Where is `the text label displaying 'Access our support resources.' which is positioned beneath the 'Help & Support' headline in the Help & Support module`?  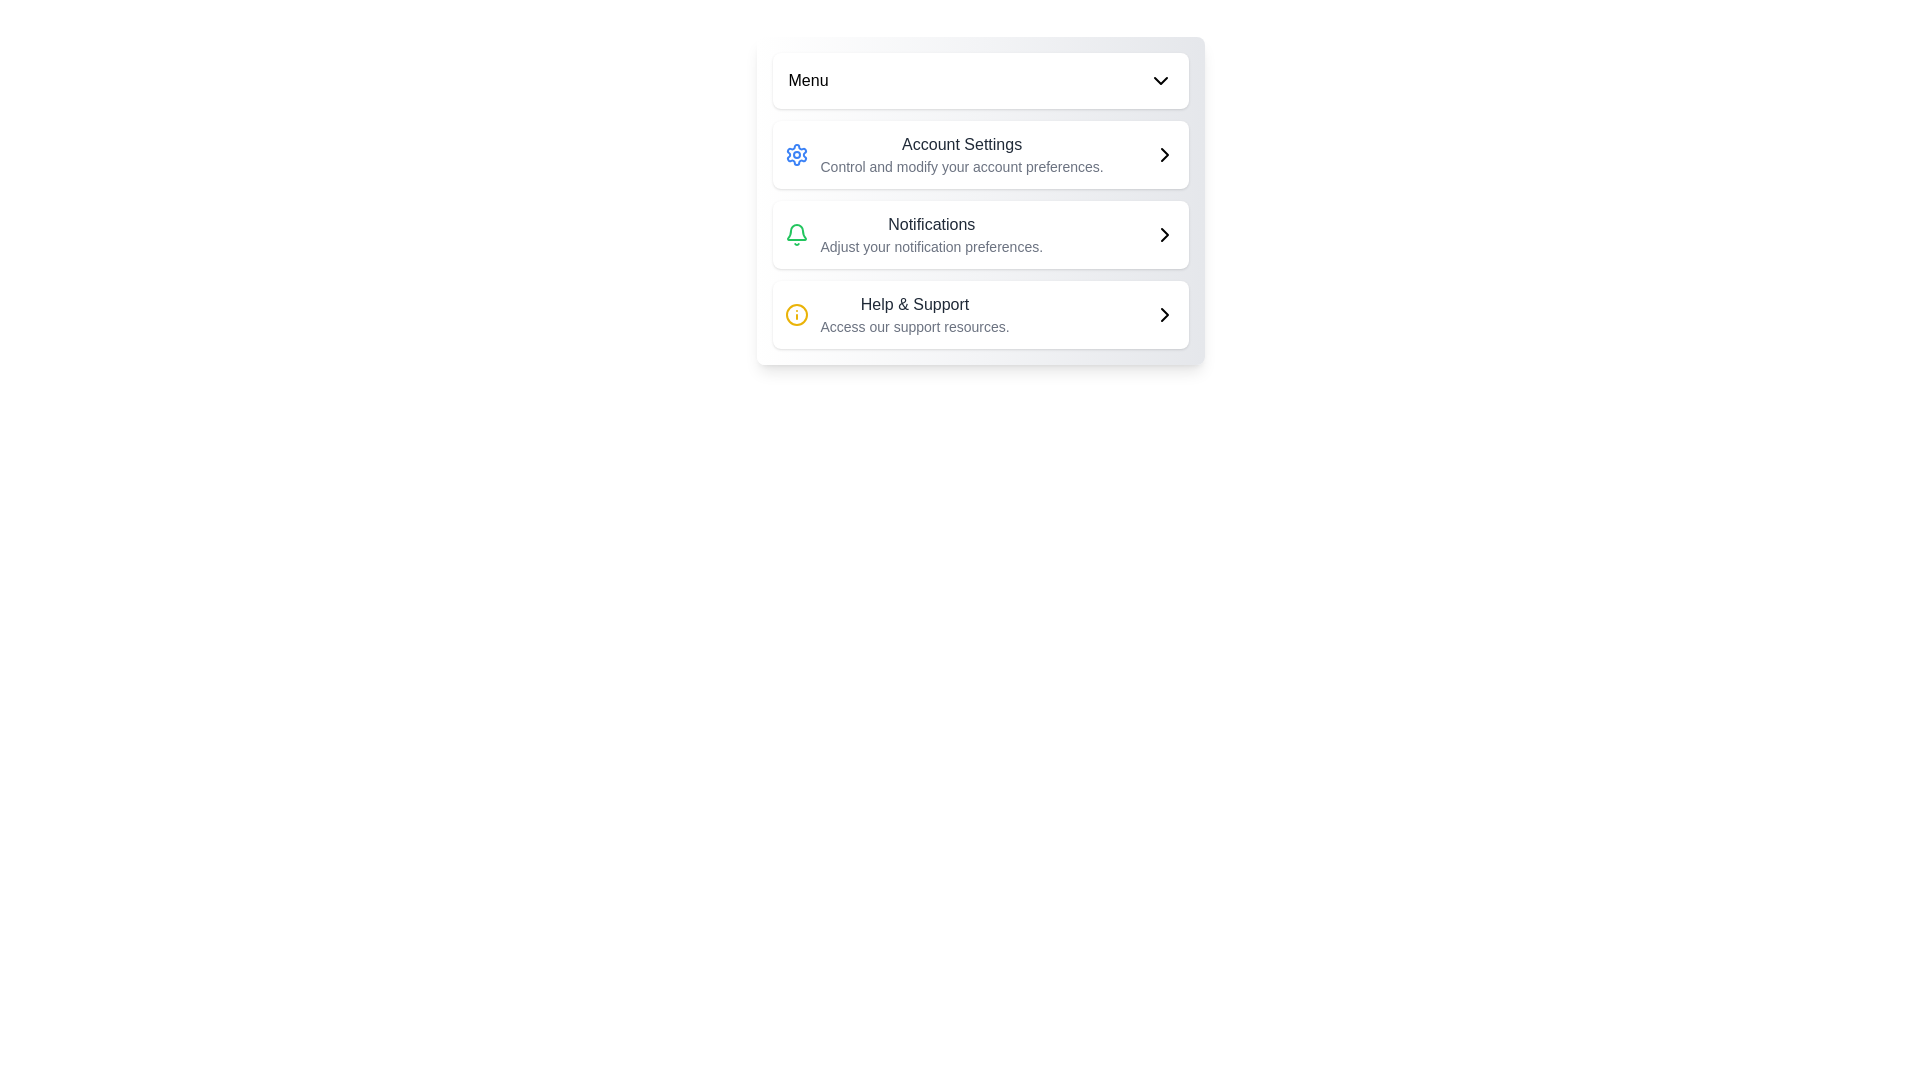 the text label displaying 'Access our support resources.' which is positioned beneath the 'Help & Support' headline in the Help & Support module is located at coordinates (914, 326).